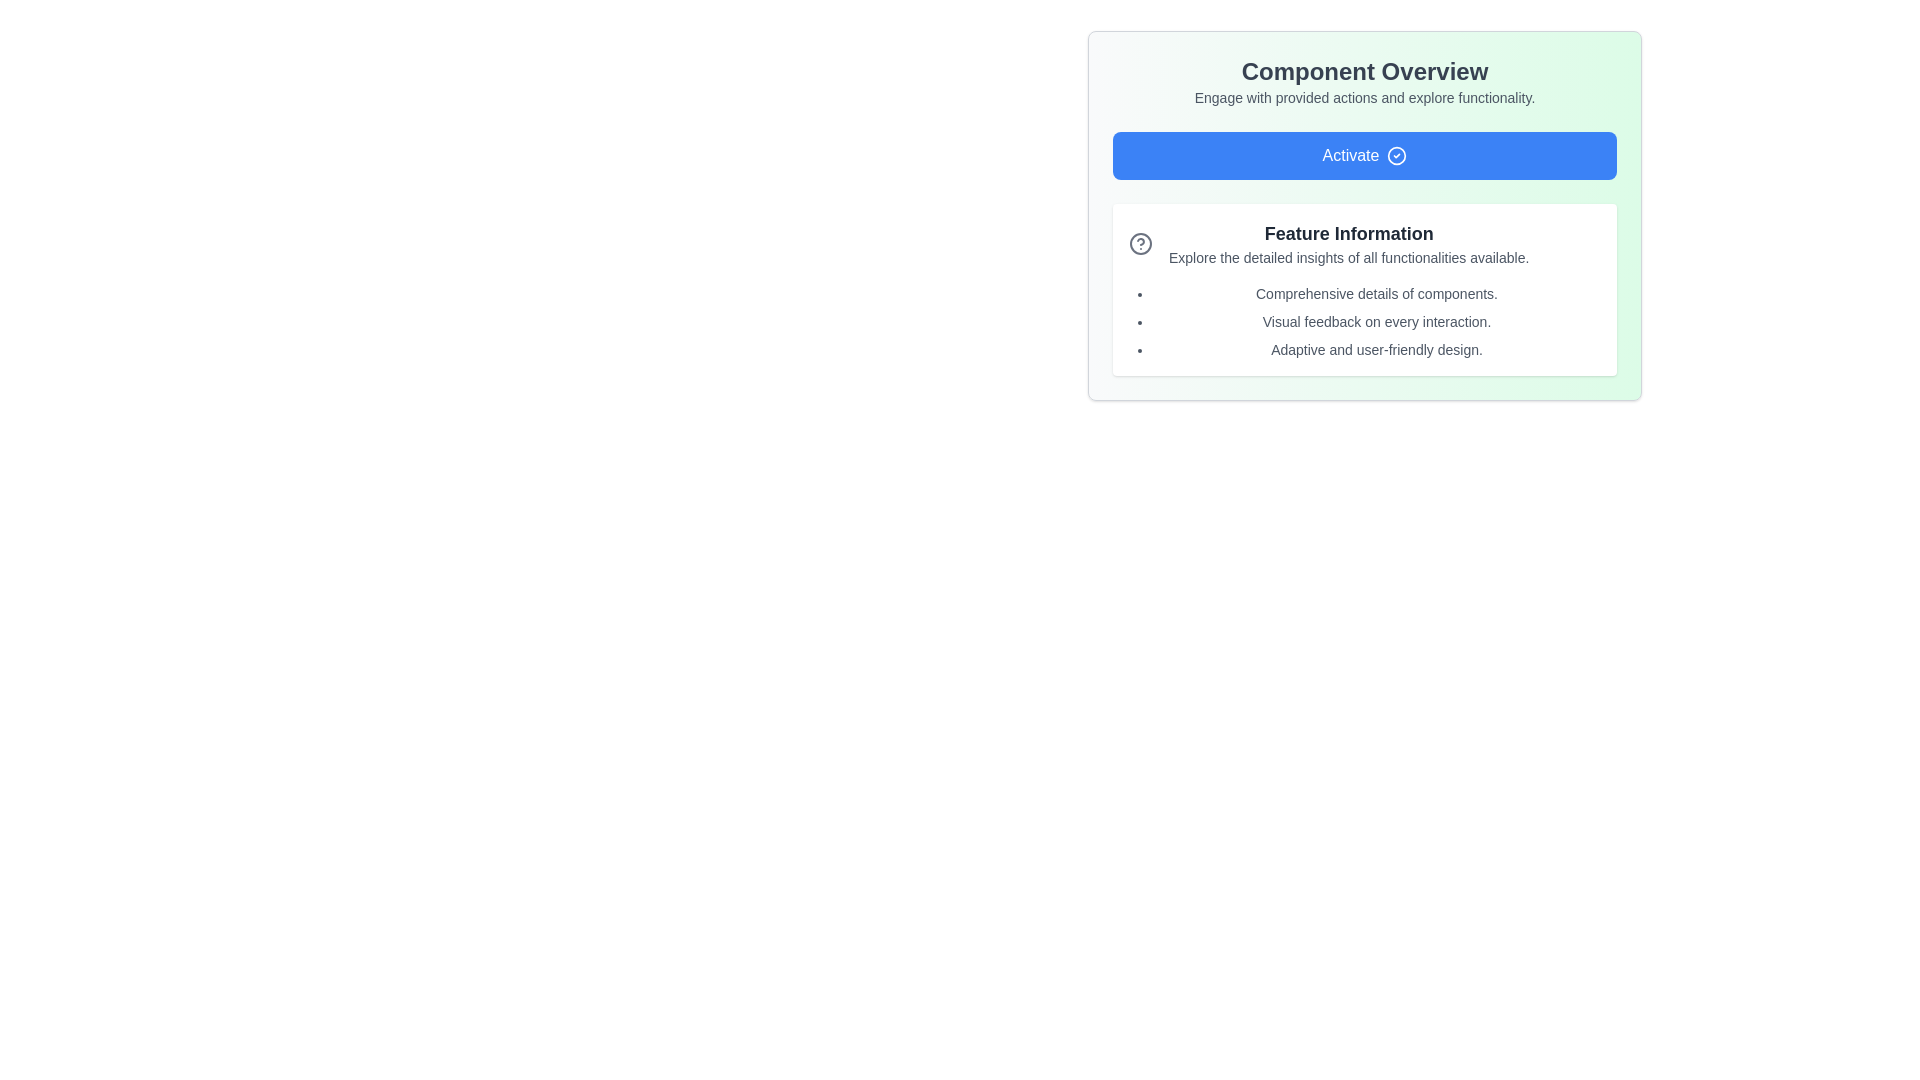 The image size is (1920, 1080). Describe the element at coordinates (1363, 97) in the screenshot. I see `the text label that displays the message 'Engage with provided actions and explore functionality.' which is located directly below the header 'Component Overview'` at that location.